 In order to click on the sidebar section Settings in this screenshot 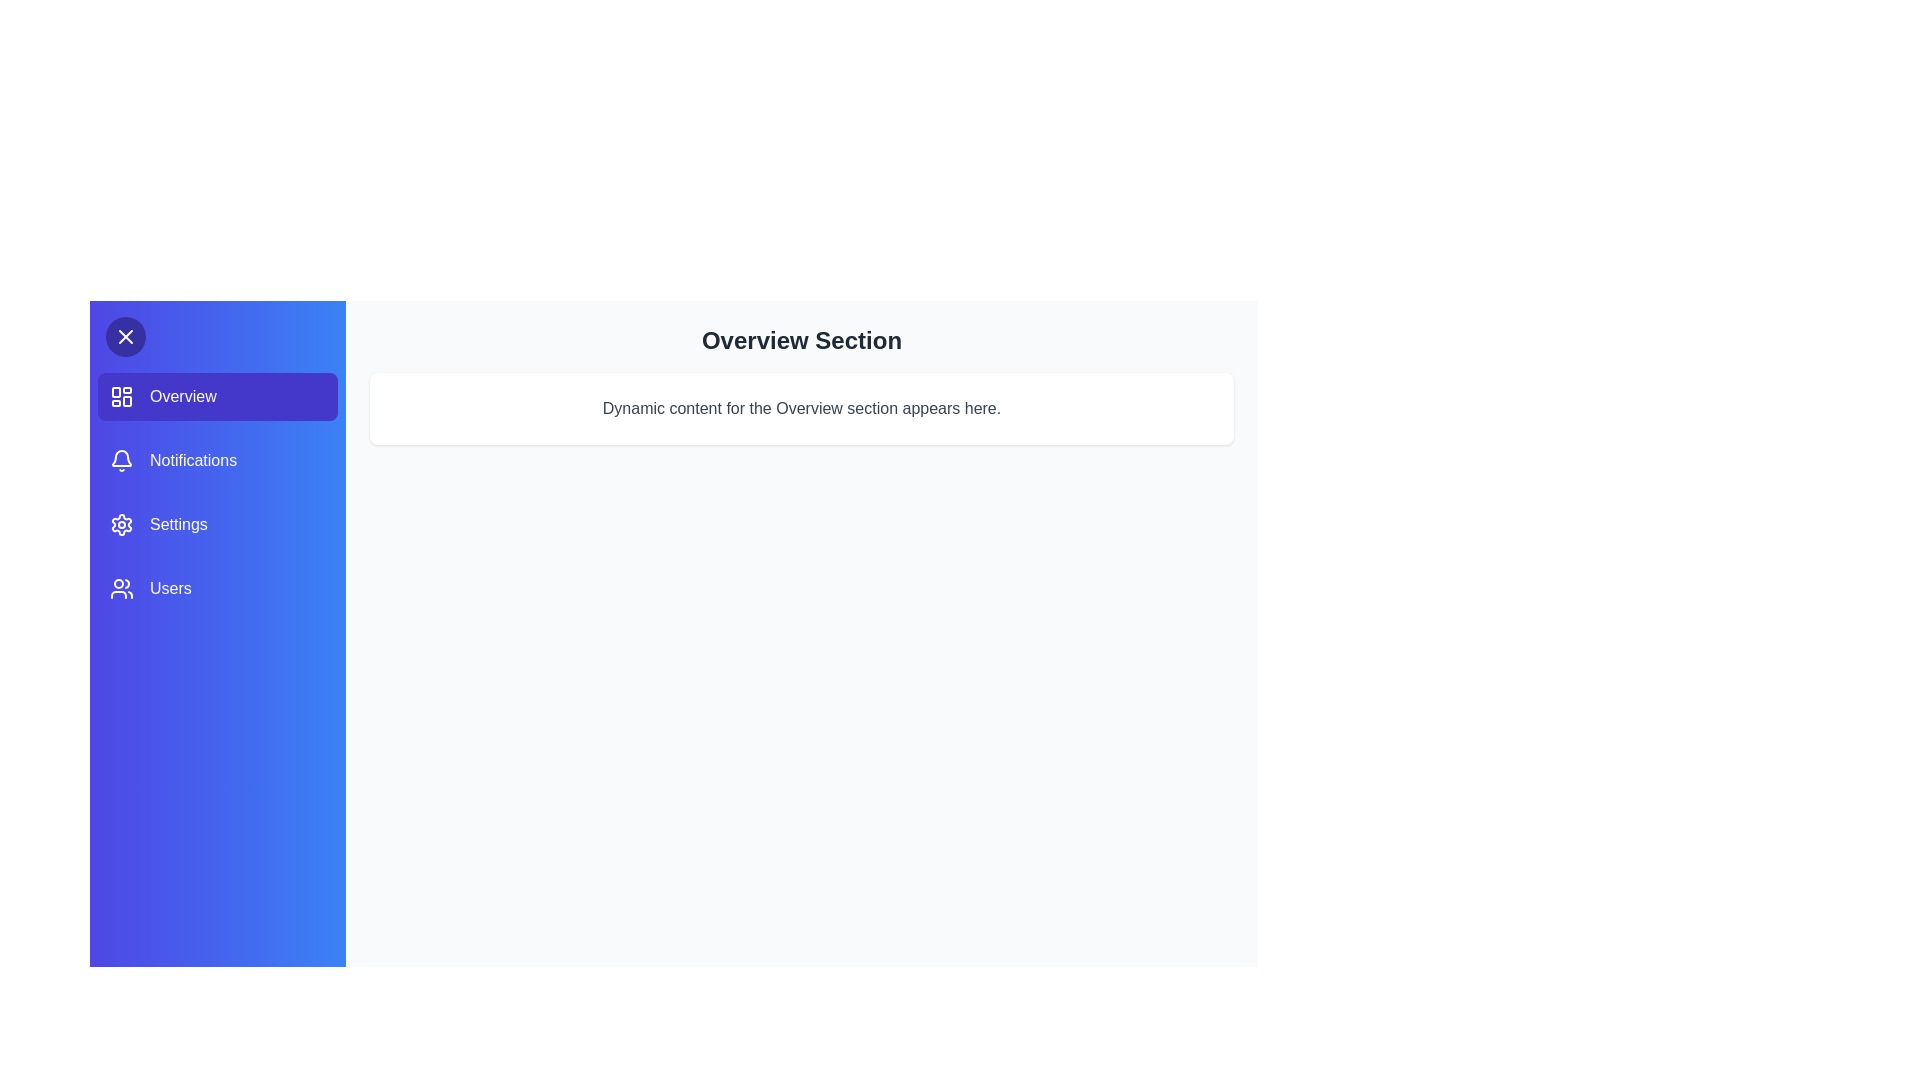, I will do `click(217, 523)`.